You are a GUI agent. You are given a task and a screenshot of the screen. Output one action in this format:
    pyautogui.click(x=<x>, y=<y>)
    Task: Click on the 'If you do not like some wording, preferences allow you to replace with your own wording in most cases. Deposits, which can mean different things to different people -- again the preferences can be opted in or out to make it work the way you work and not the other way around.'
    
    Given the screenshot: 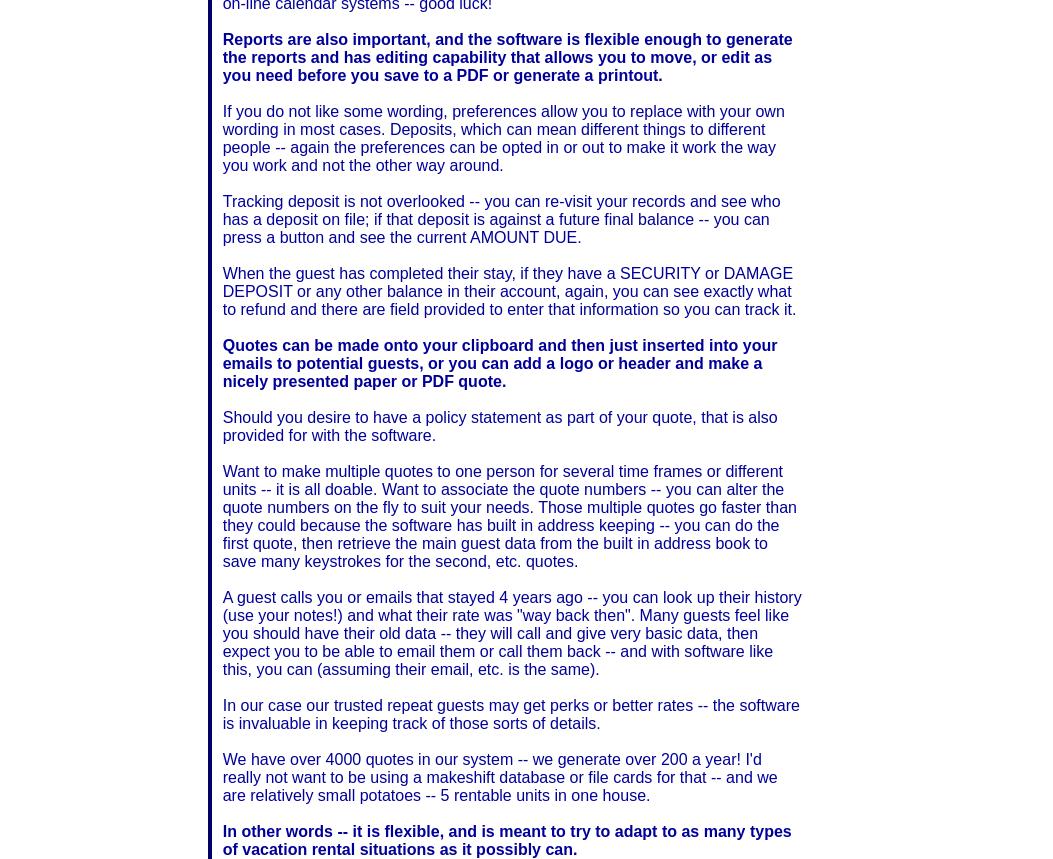 What is the action you would take?
    pyautogui.click(x=503, y=137)
    